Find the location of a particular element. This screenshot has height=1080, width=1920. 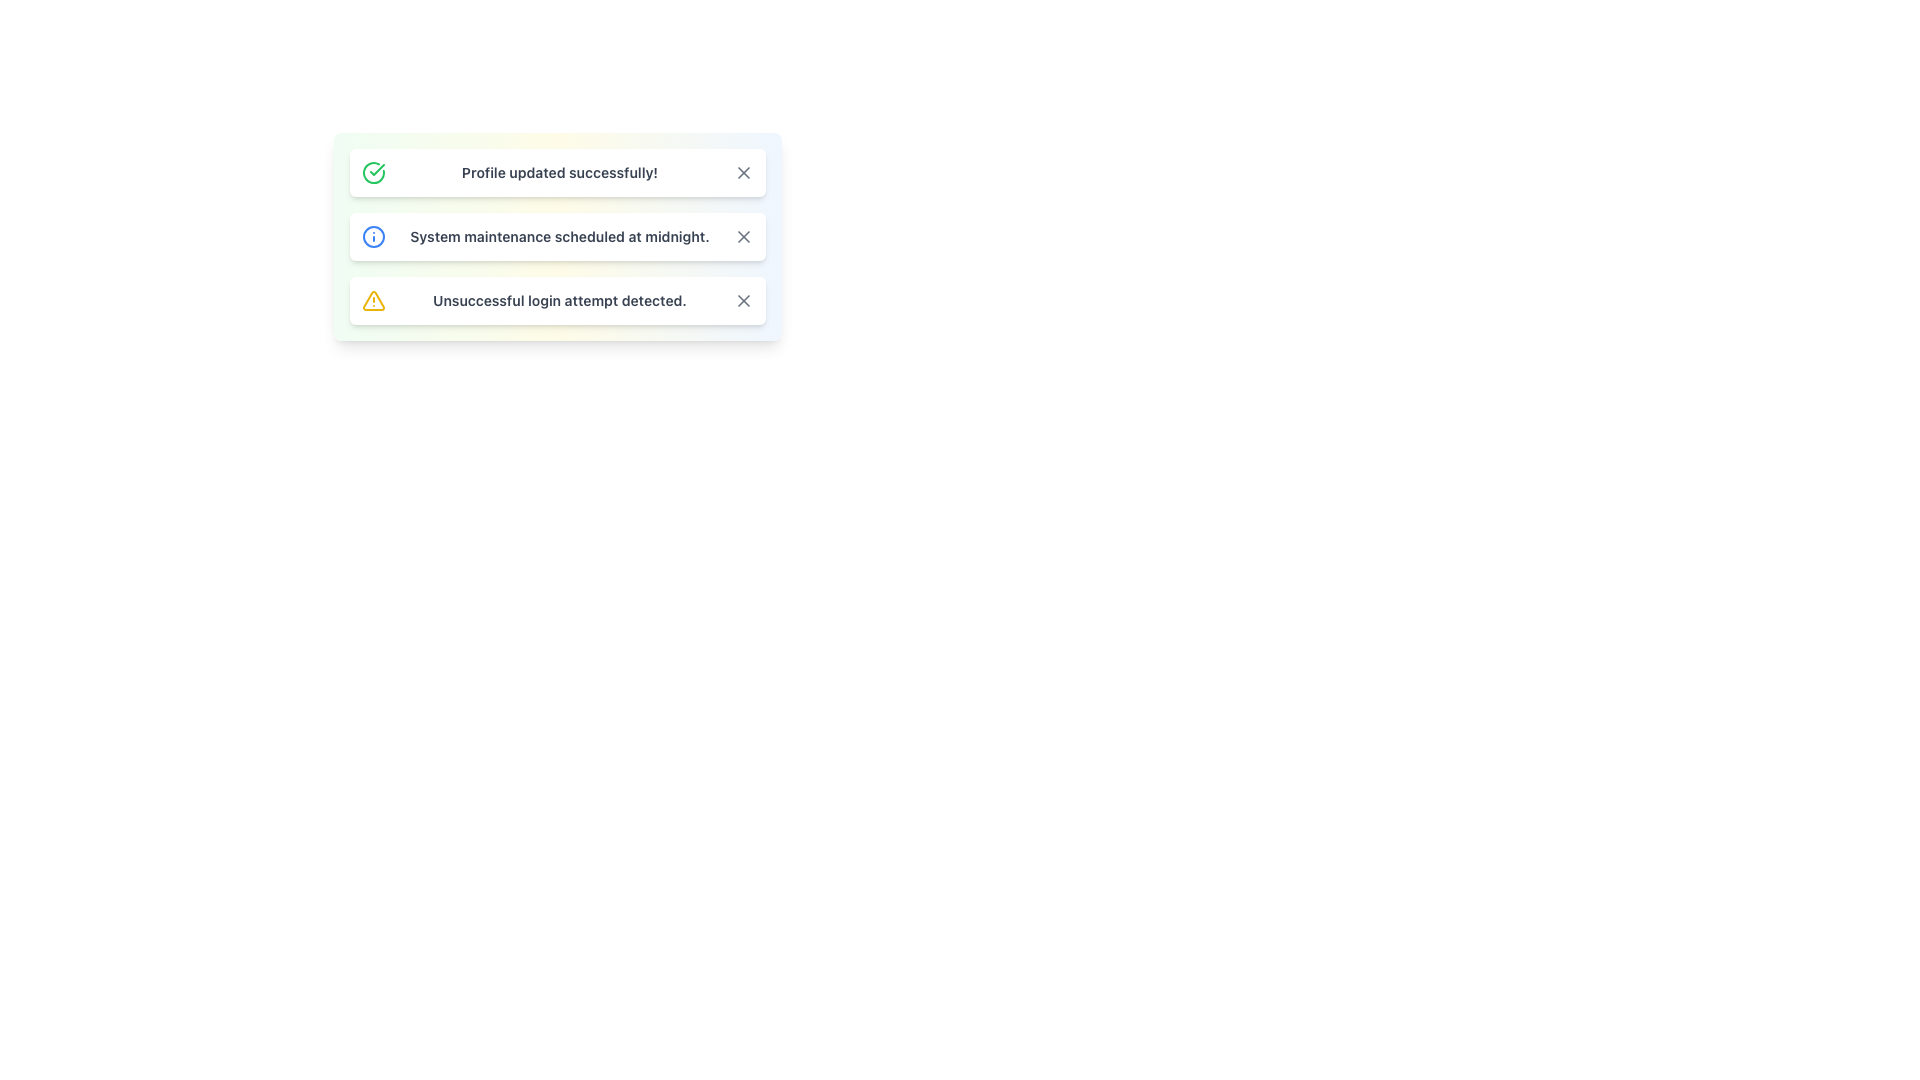

the green circular icon with a checkmark indicating success, located to the left of the 'Profile updated successfully!' text in the notification card is located at coordinates (374, 172).